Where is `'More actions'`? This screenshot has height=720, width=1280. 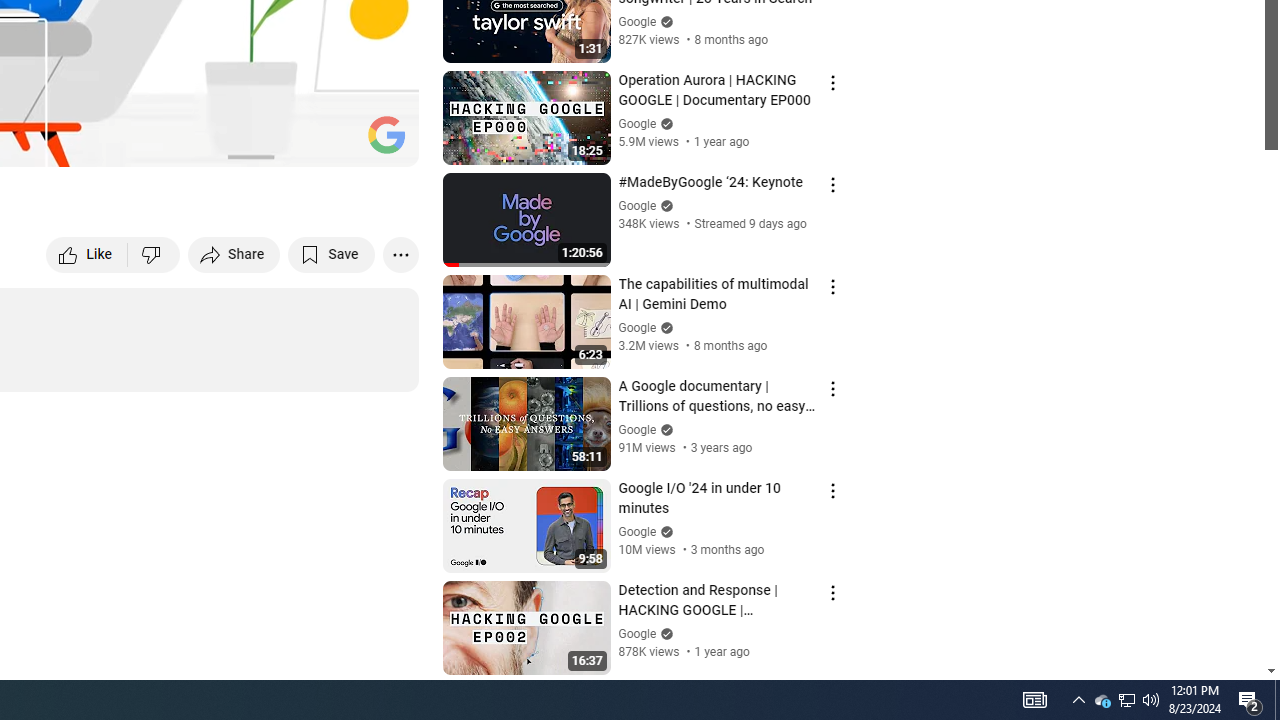 'More actions' is located at coordinates (400, 253).